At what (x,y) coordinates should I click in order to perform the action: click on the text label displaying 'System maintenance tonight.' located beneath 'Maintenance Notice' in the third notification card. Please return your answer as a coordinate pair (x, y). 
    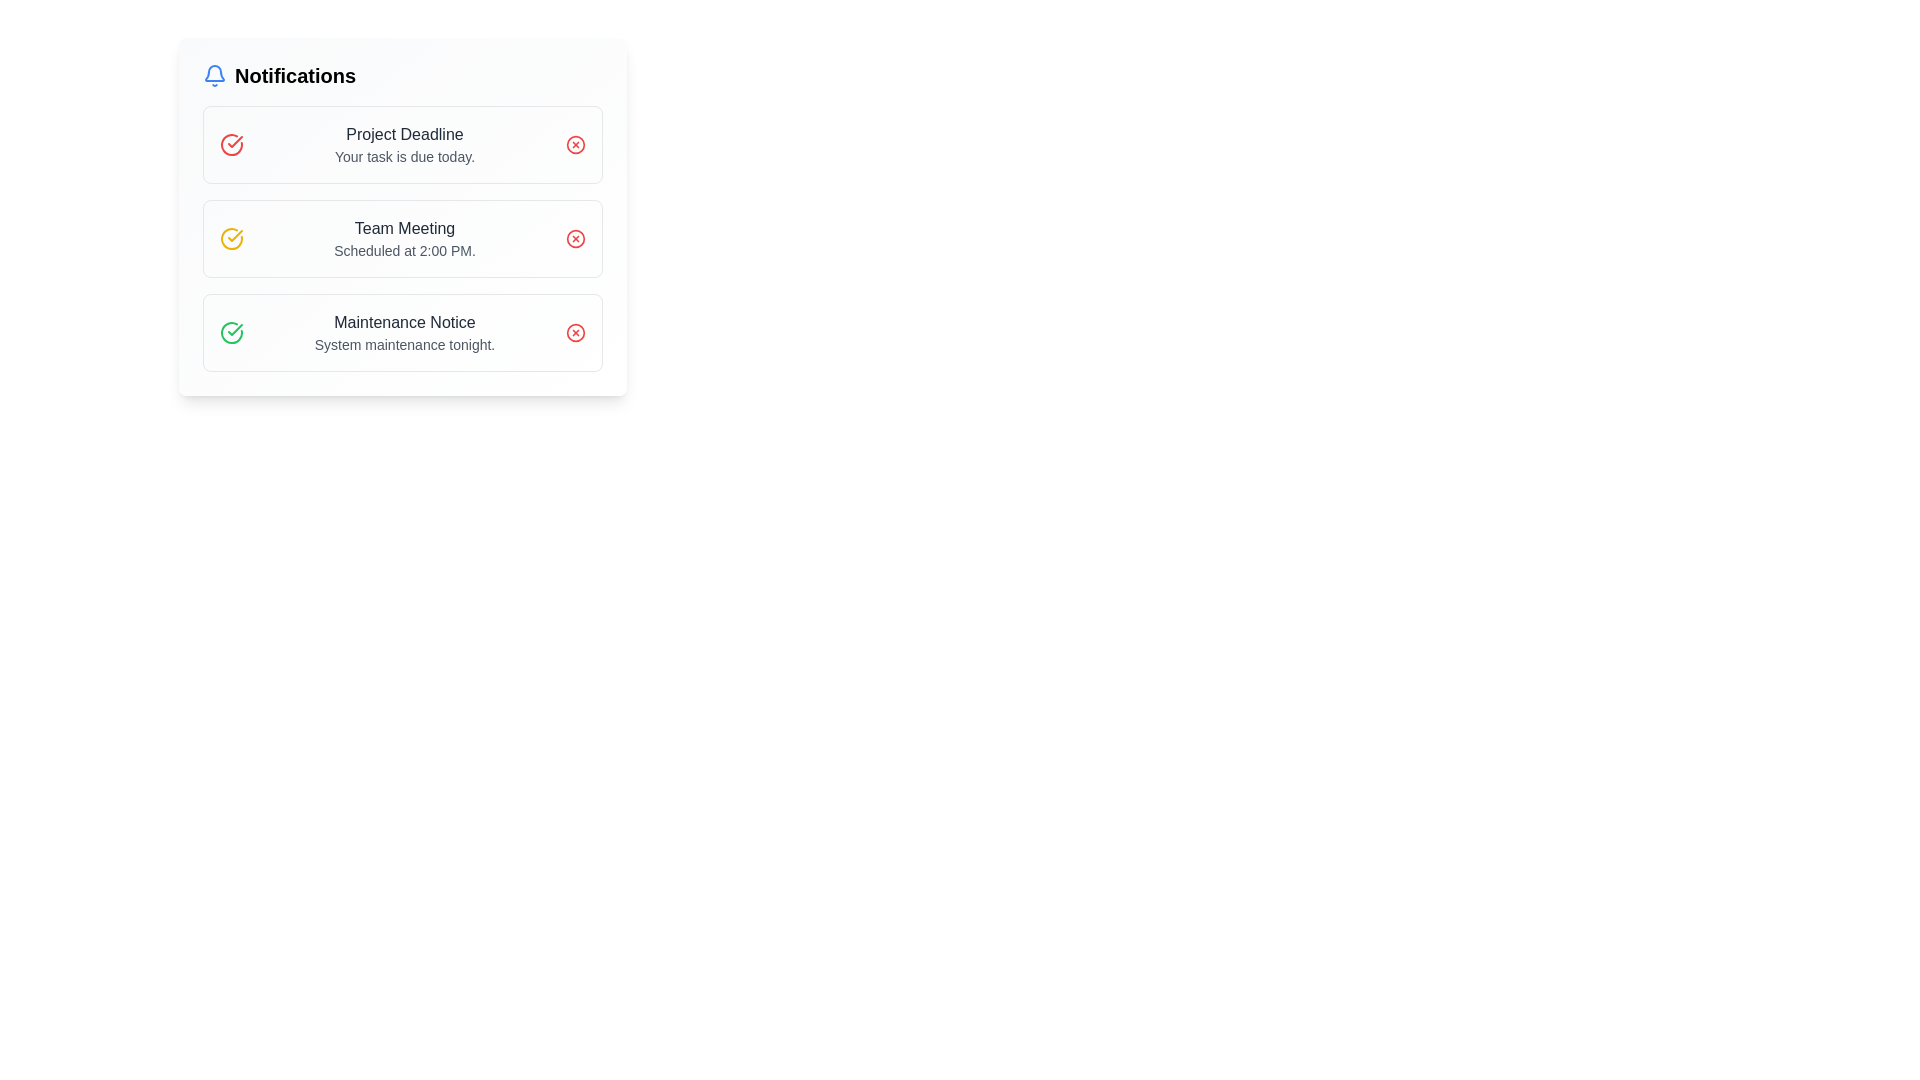
    Looking at the image, I should click on (403, 343).